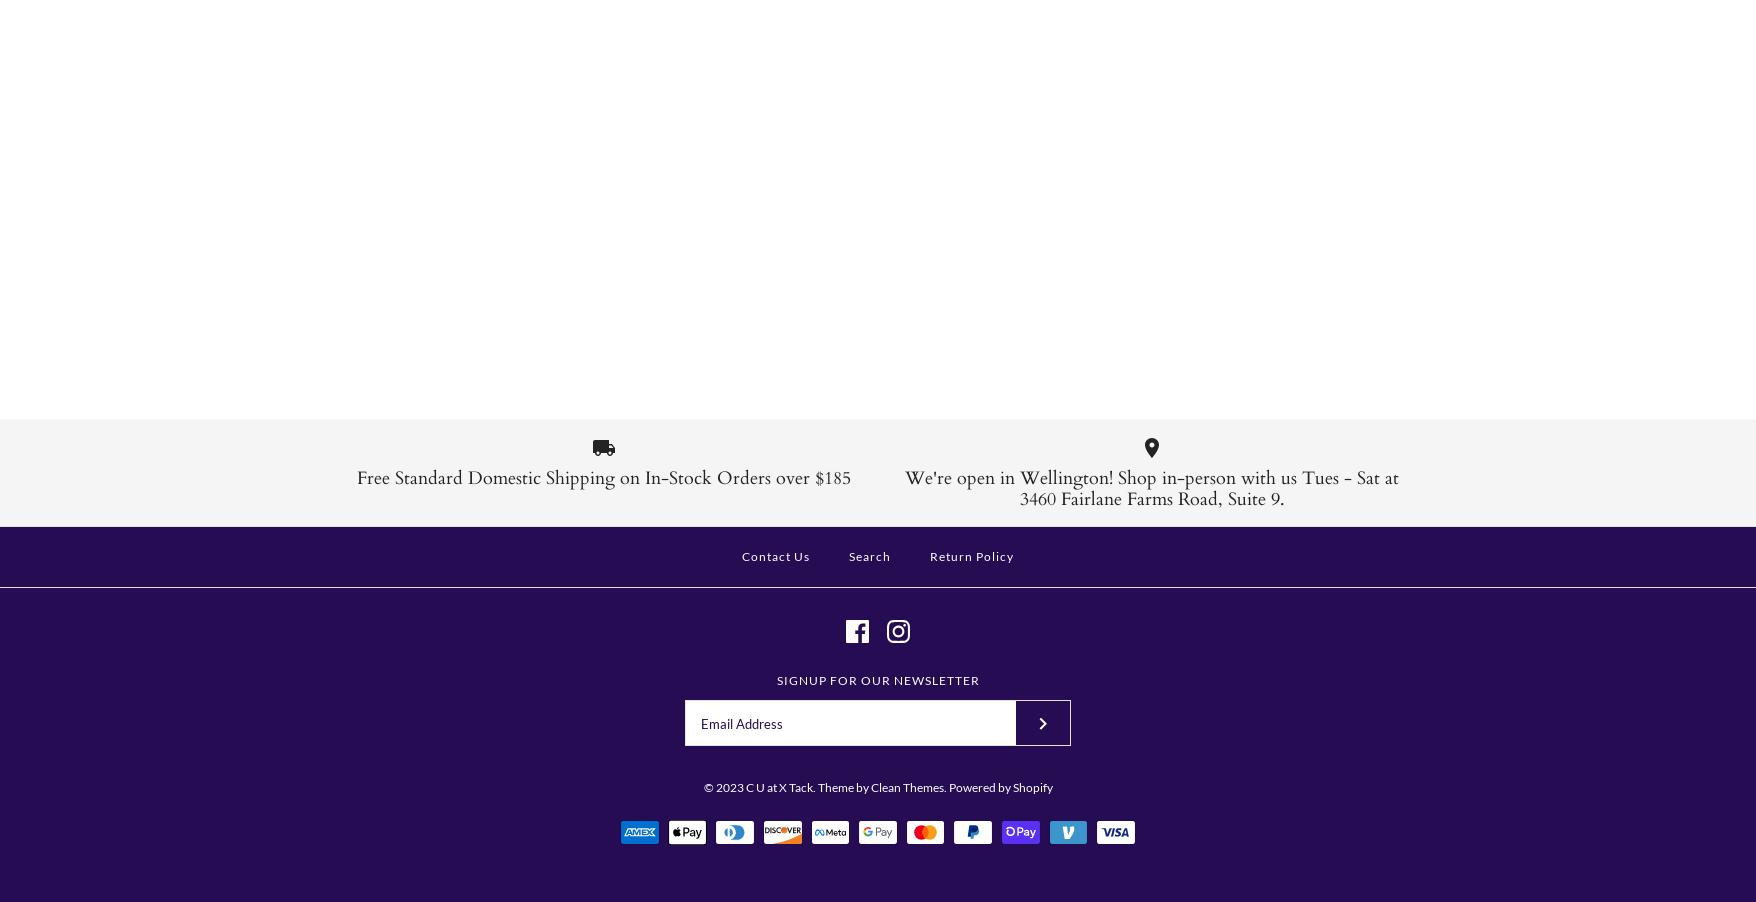  What do you see at coordinates (999, 785) in the screenshot?
I see `'Powered by Shopify'` at bounding box center [999, 785].